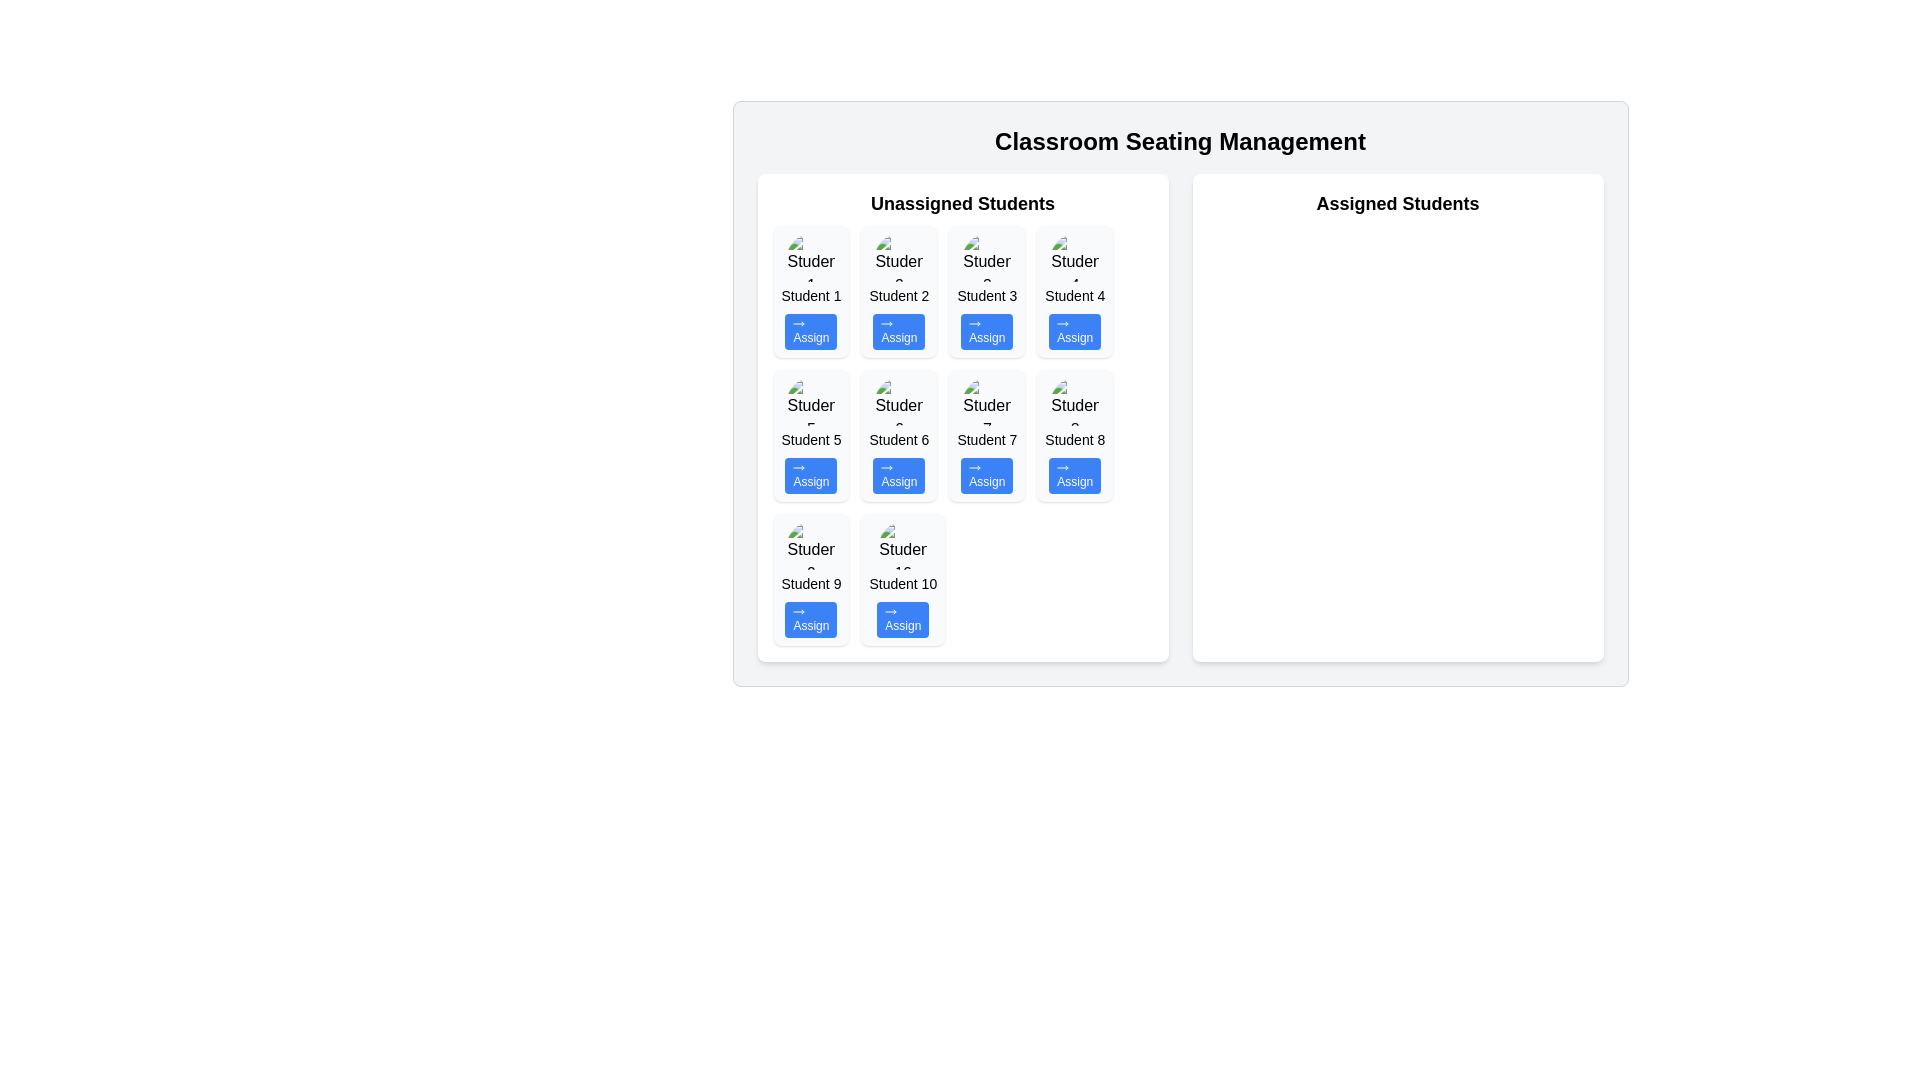 The width and height of the screenshot is (1920, 1080). What do you see at coordinates (897, 434) in the screenshot?
I see `the 'Assign' button on the Composite card representing 'Student 6' in the 'Unassigned Students' section to assign the student to a seat or group` at bounding box center [897, 434].